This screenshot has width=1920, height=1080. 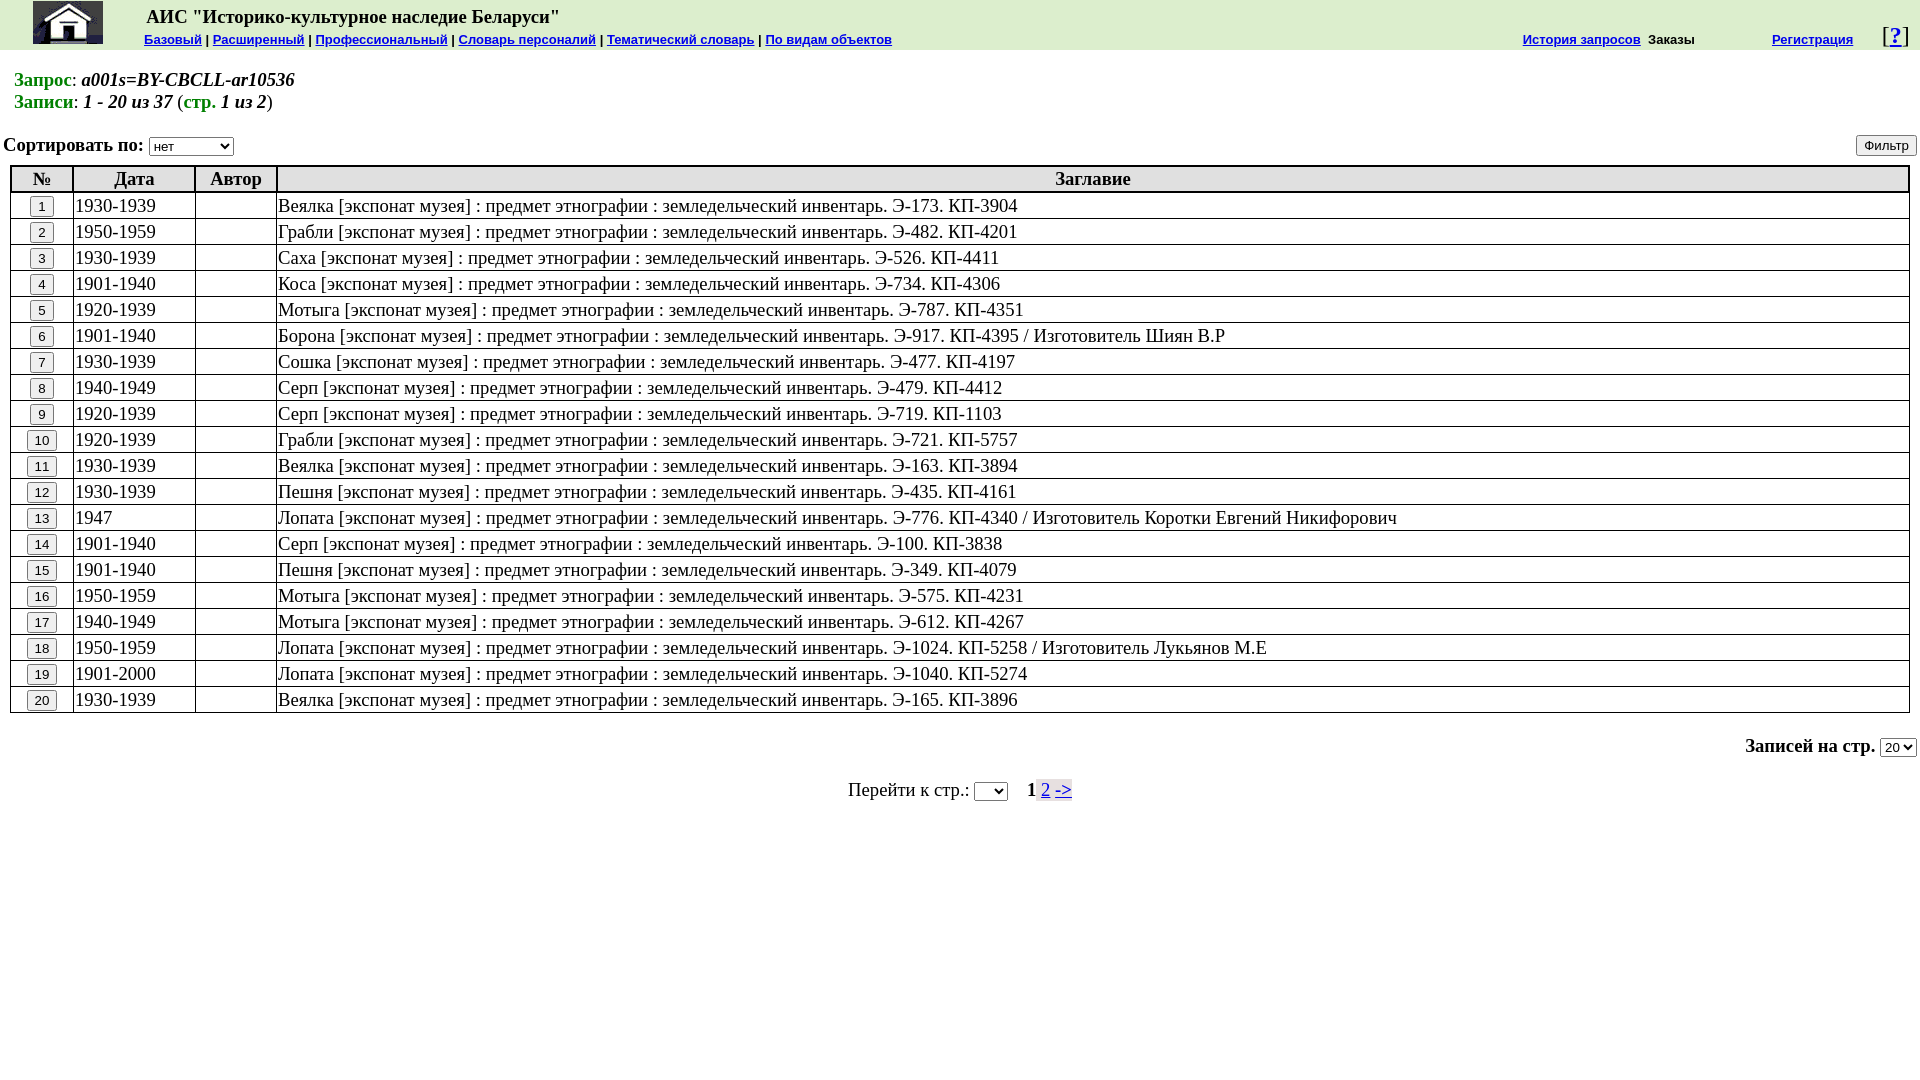 I want to click on '7', so click(x=41, y=362).